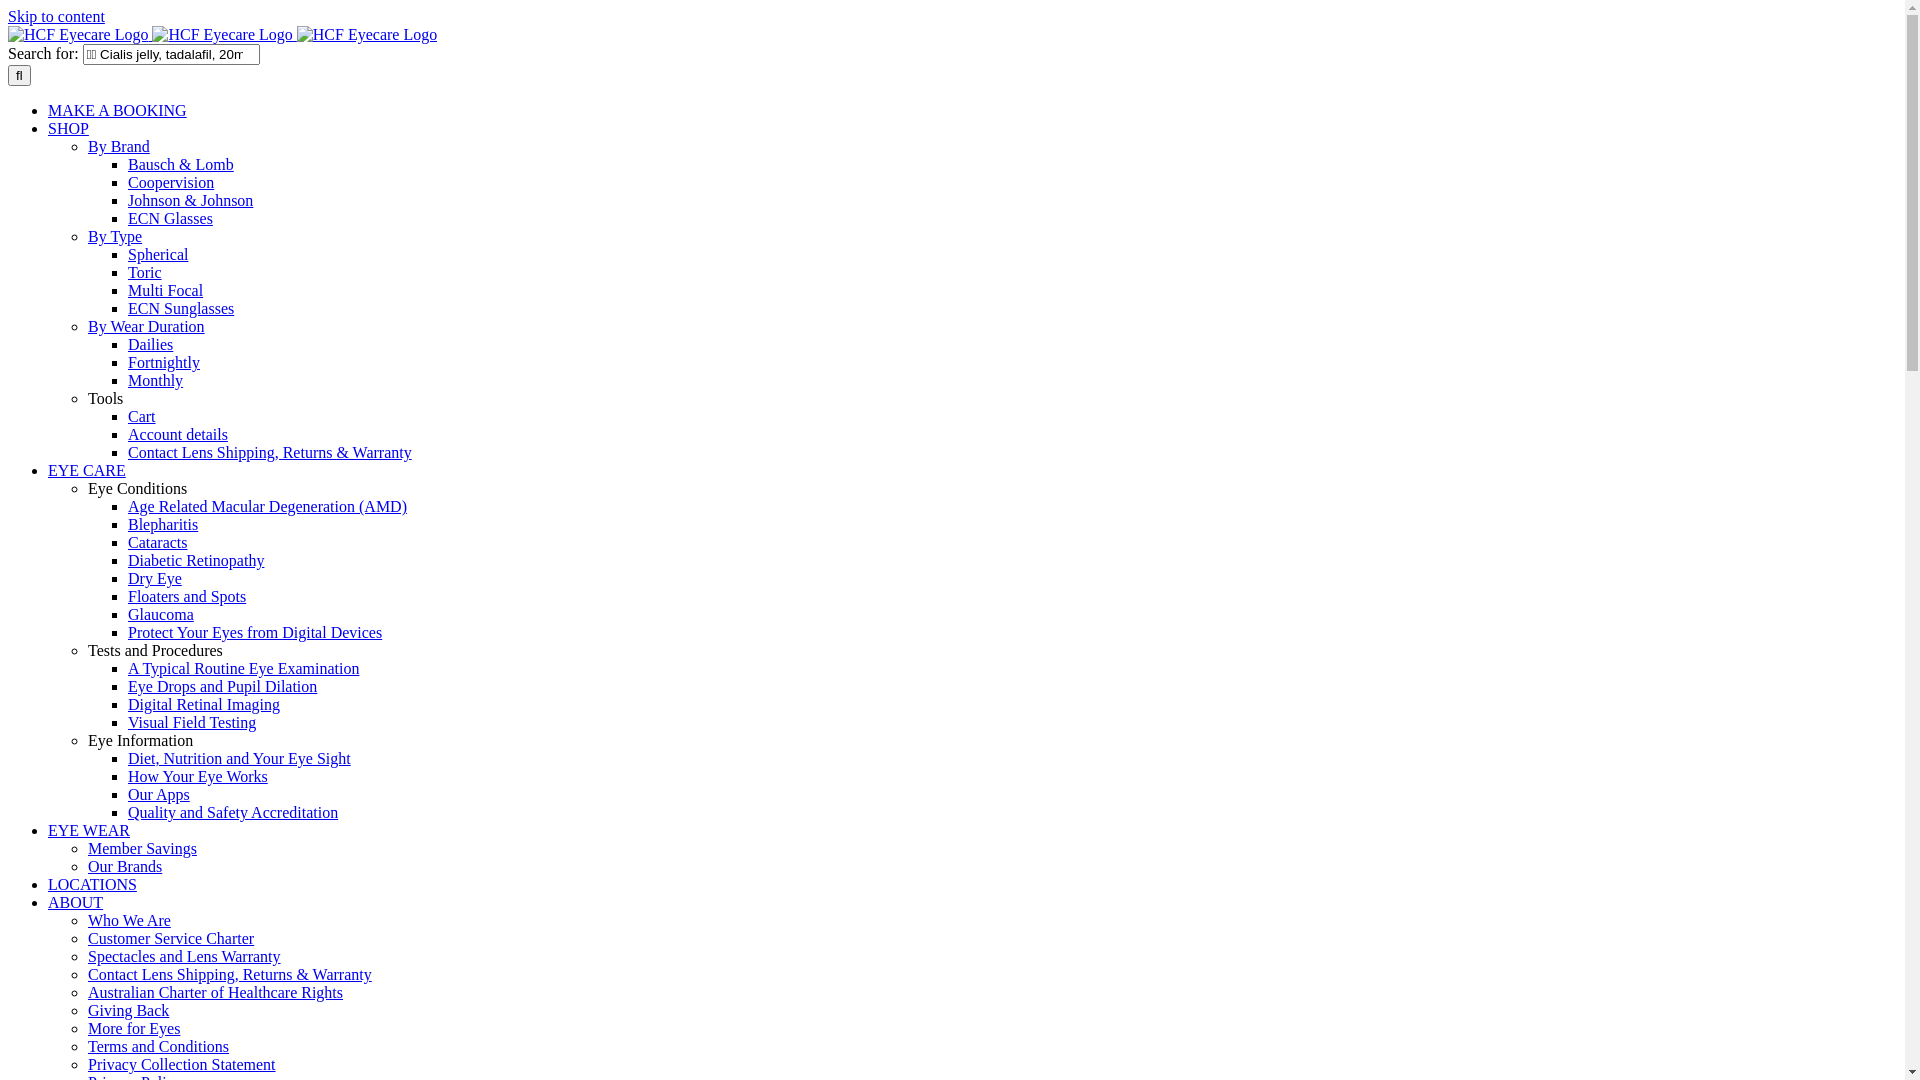 The width and height of the screenshot is (1920, 1080). Describe the element at coordinates (56, 16) in the screenshot. I see `'Skip to content'` at that location.